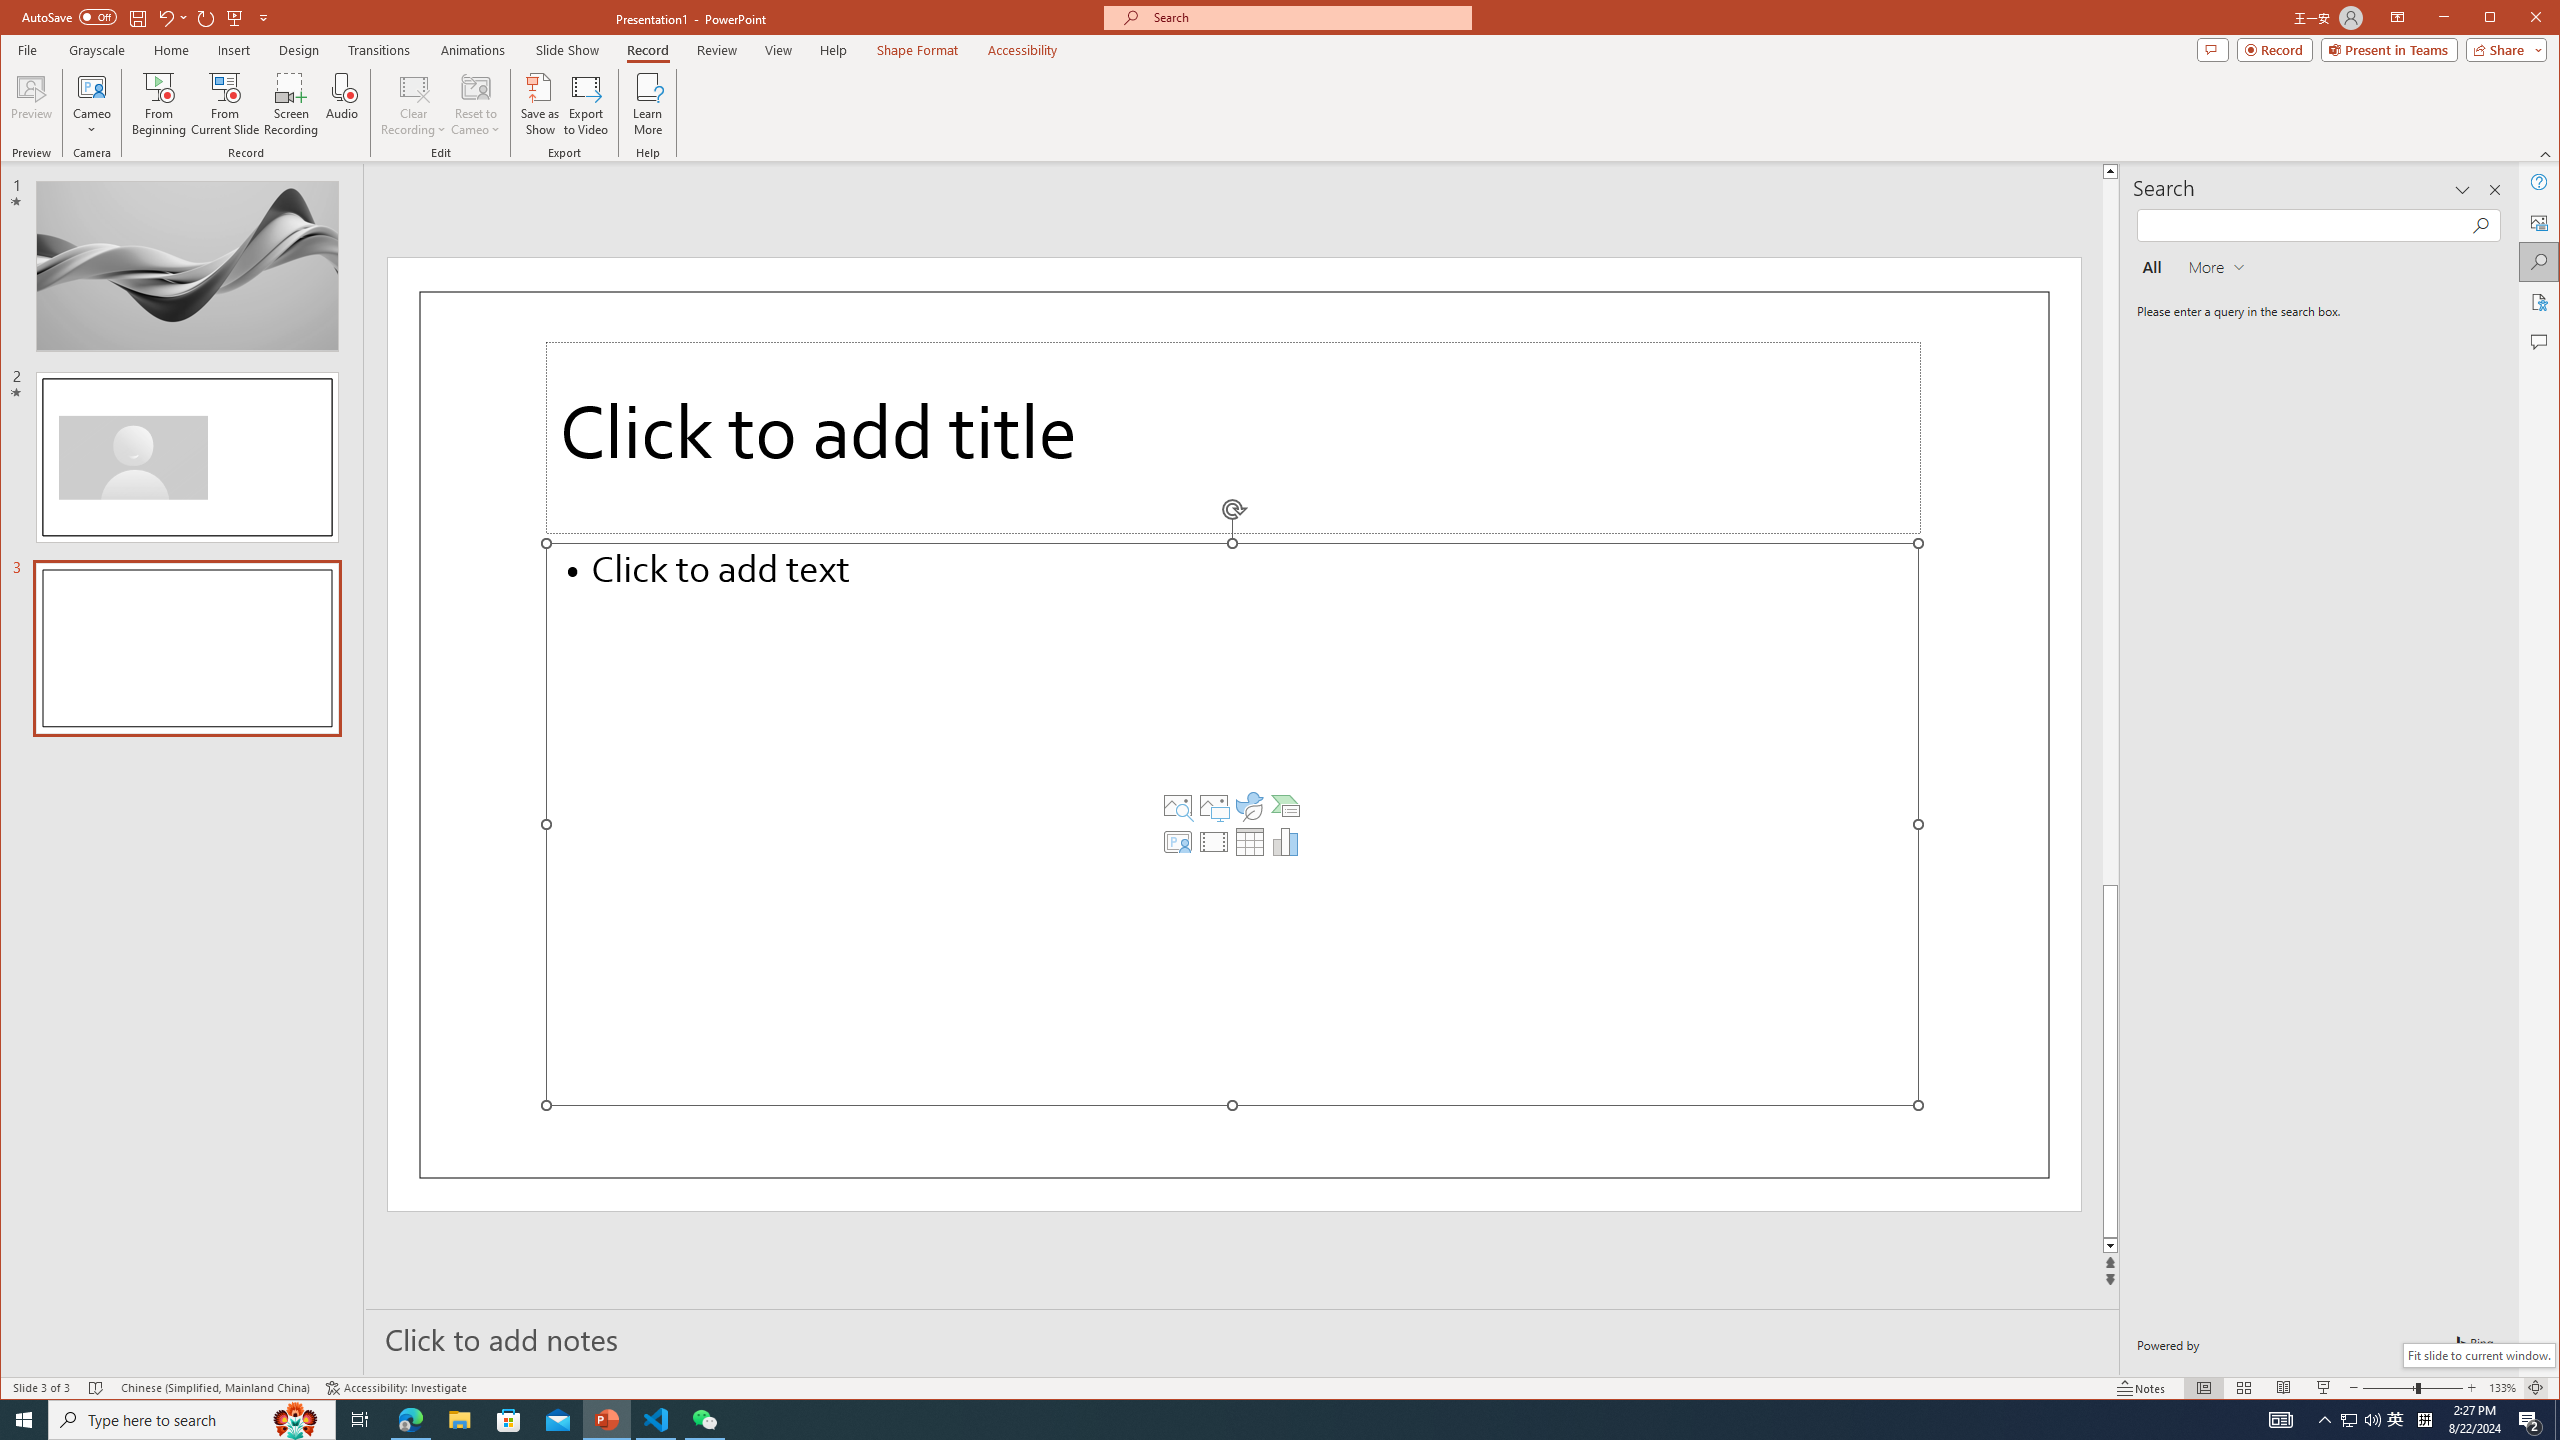  What do you see at coordinates (1285, 805) in the screenshot?
I see `'Insert a SmartArt Graphic'` at bounding box center [1285, 805].